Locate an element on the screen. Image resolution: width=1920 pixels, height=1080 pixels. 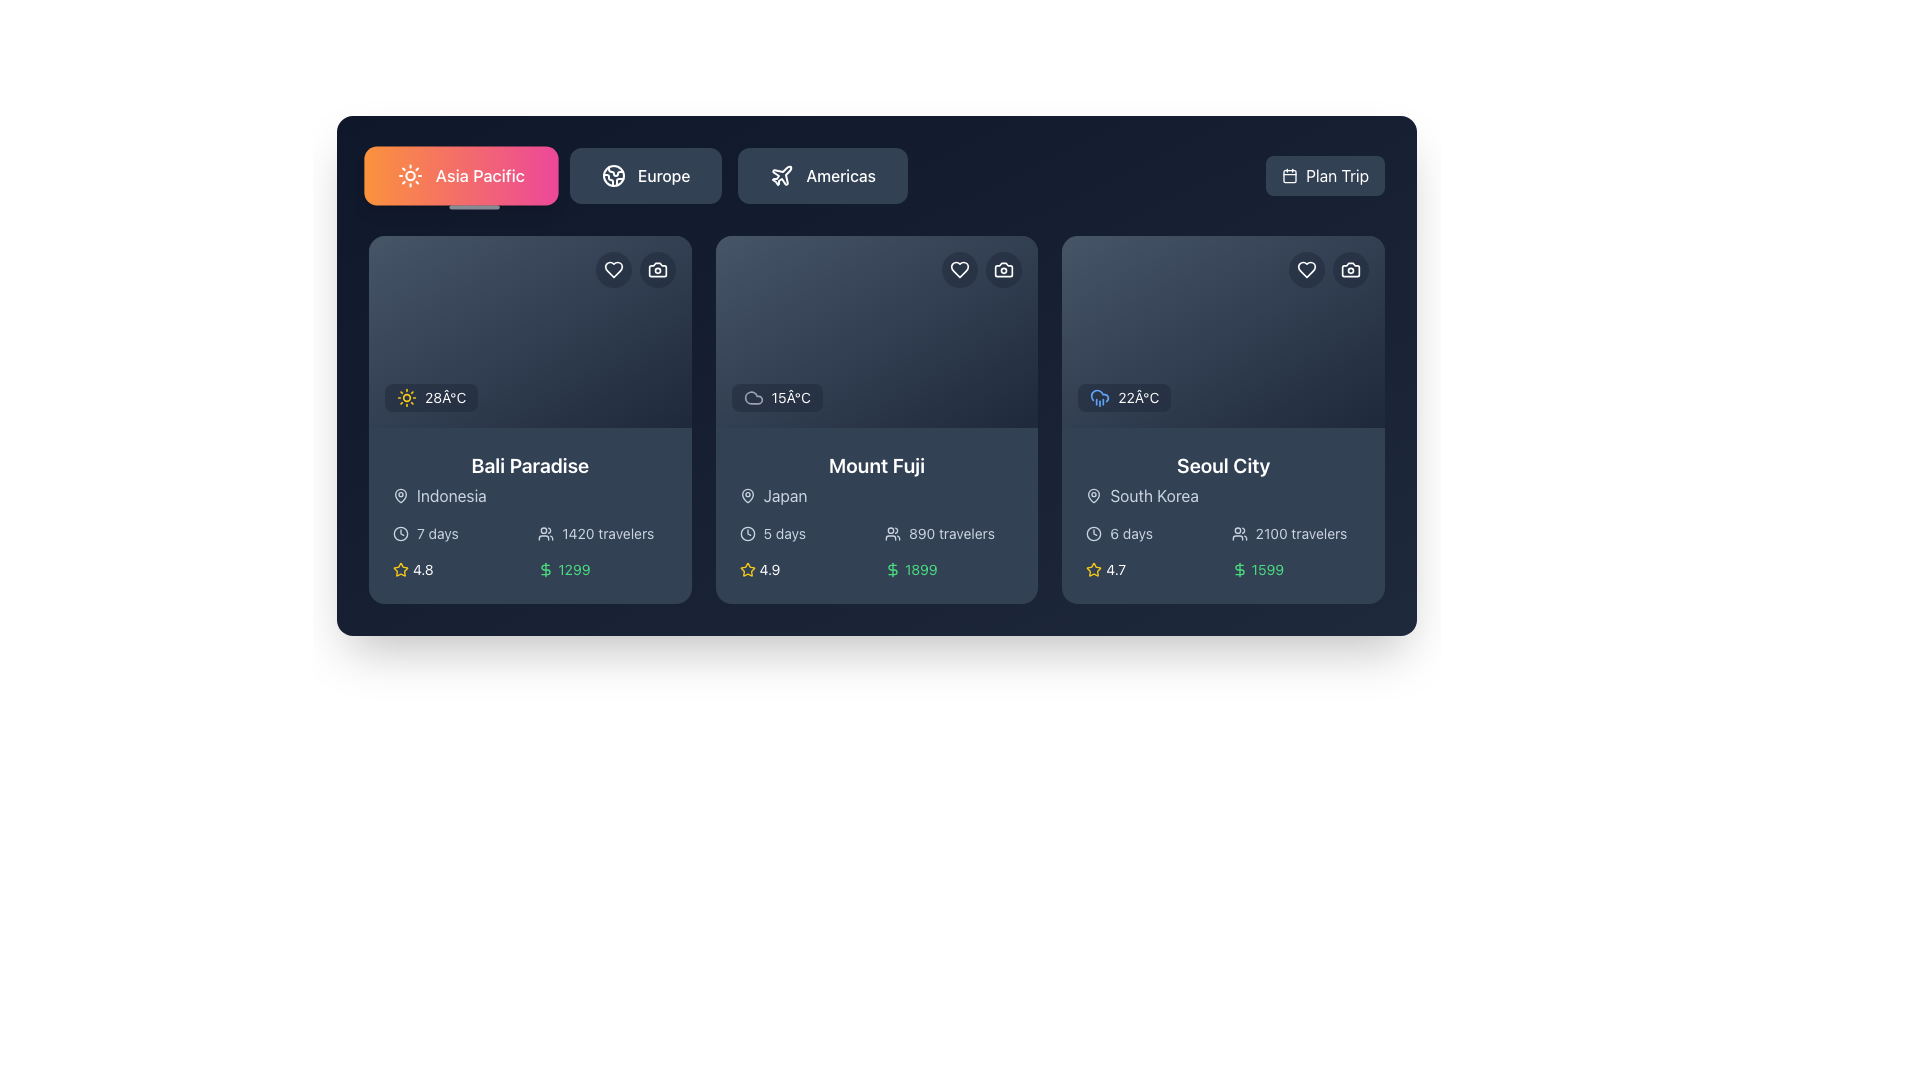
the SVG-based map pin icon located to the left of the text 'Indonesia' in the top-left corner of the 'Bali Paradise' card is located at coordinates (400, 495).